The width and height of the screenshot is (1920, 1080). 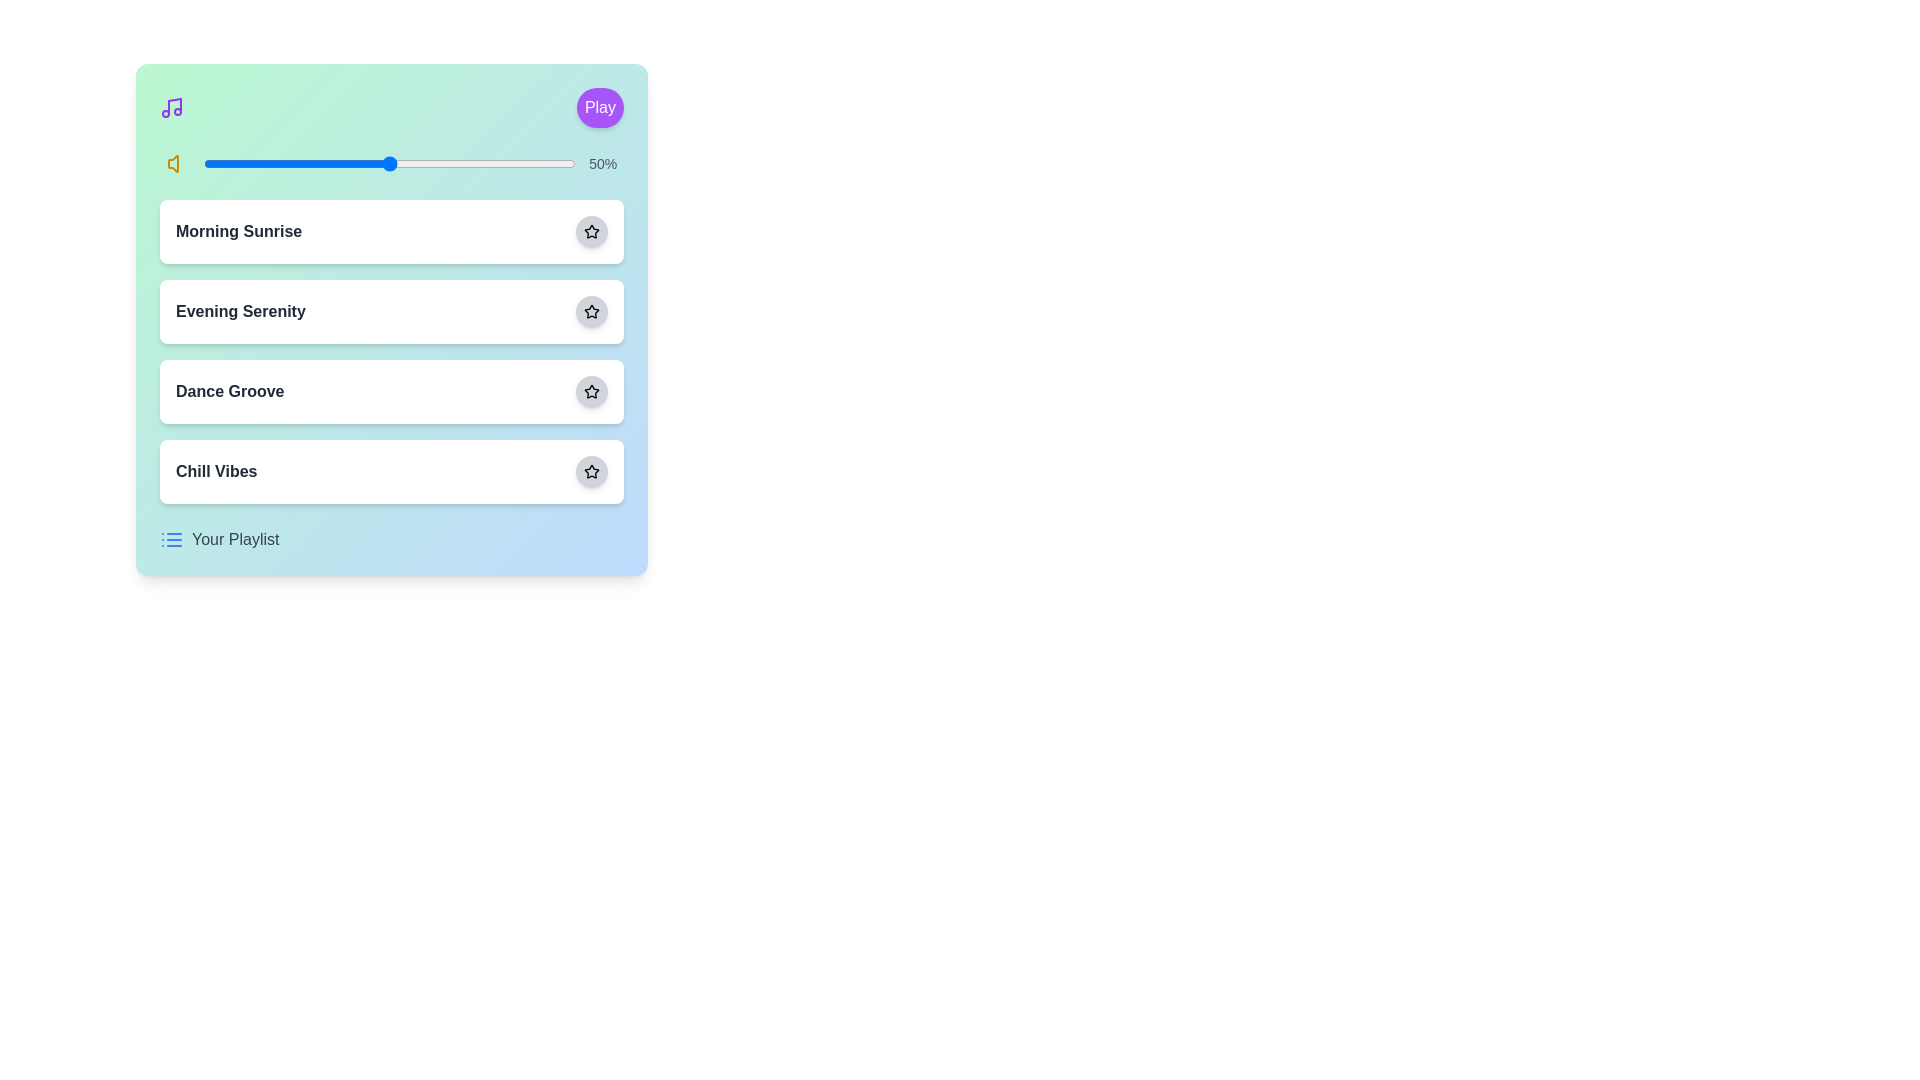 What do you see at coordinates (590, 392) in the screenshot?
I see `the circular button with a light gray background and a star icon located in the 'Dance Groove' playlist item` at bounding box center [590, 392].